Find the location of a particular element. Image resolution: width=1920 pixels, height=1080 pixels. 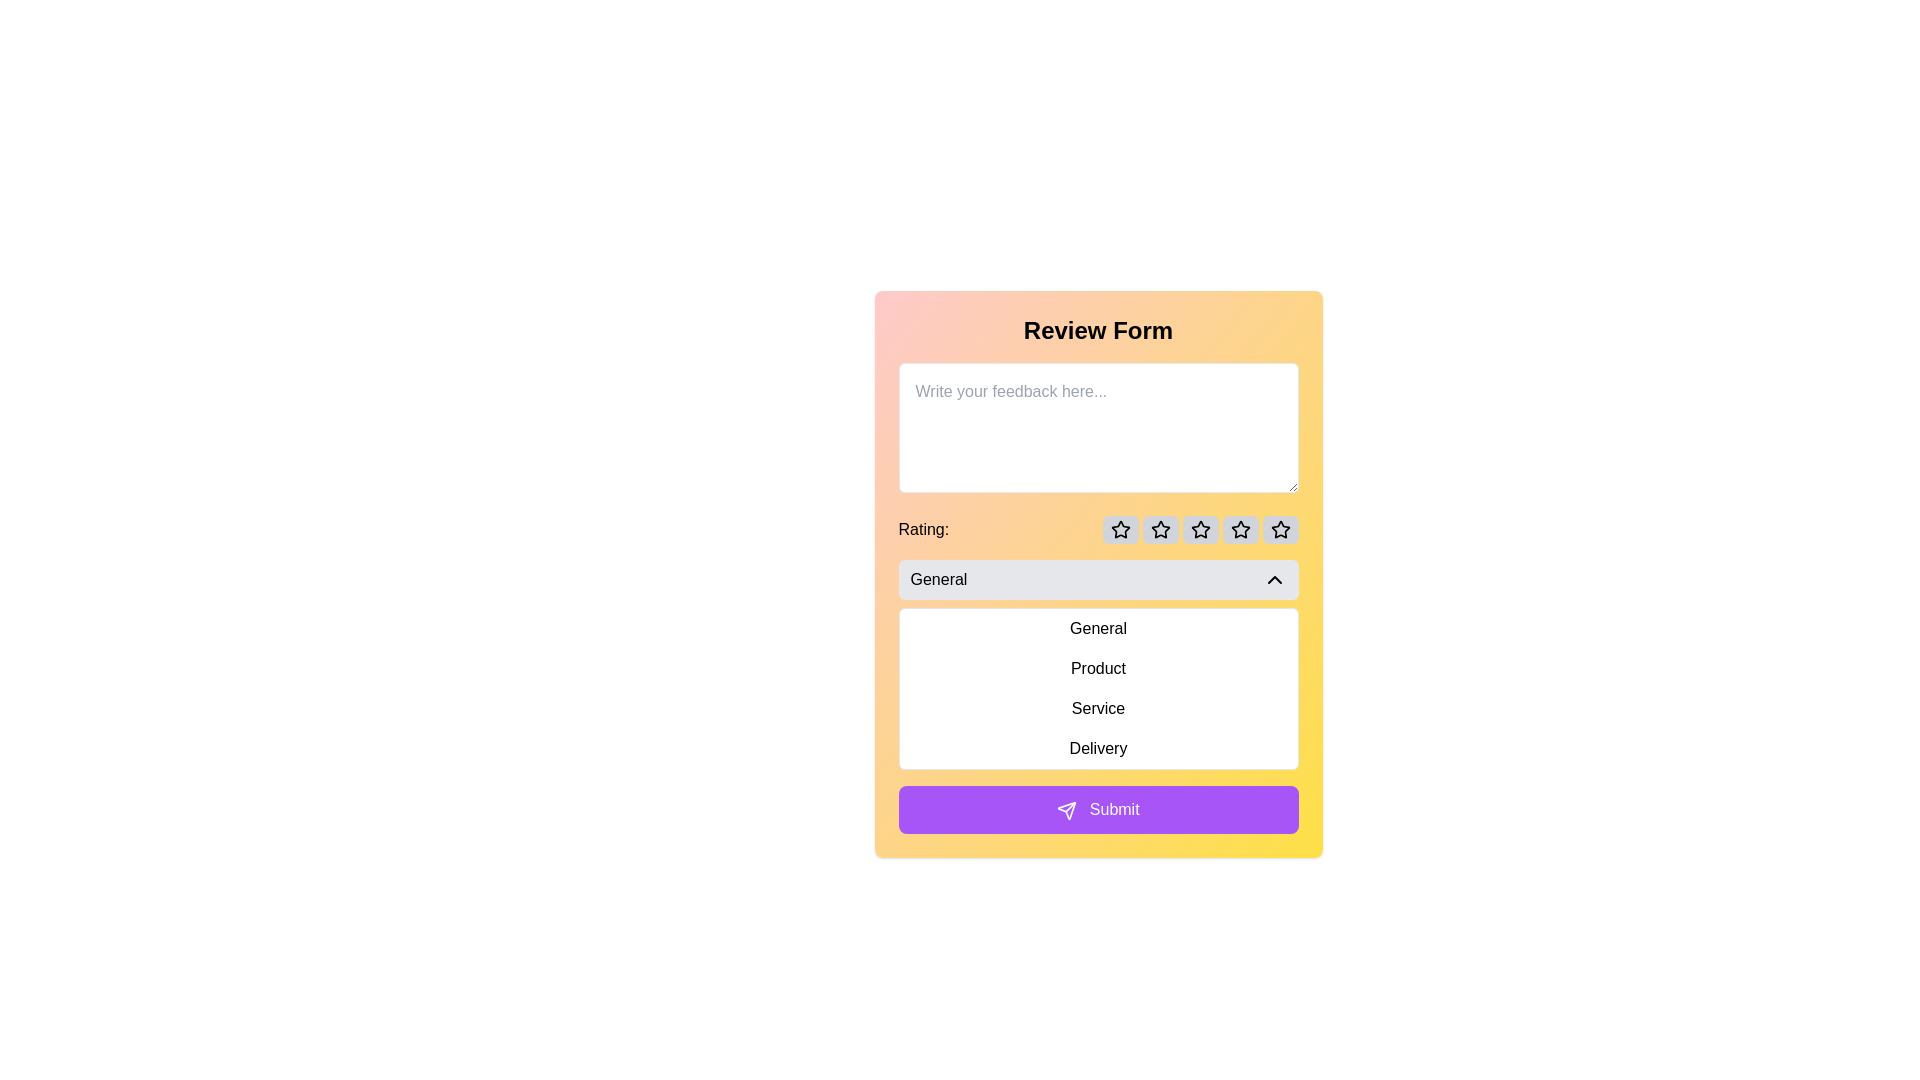

the third star-shaped icon from the left under the label 'Rating:' is located at coordinates (1200, 528).